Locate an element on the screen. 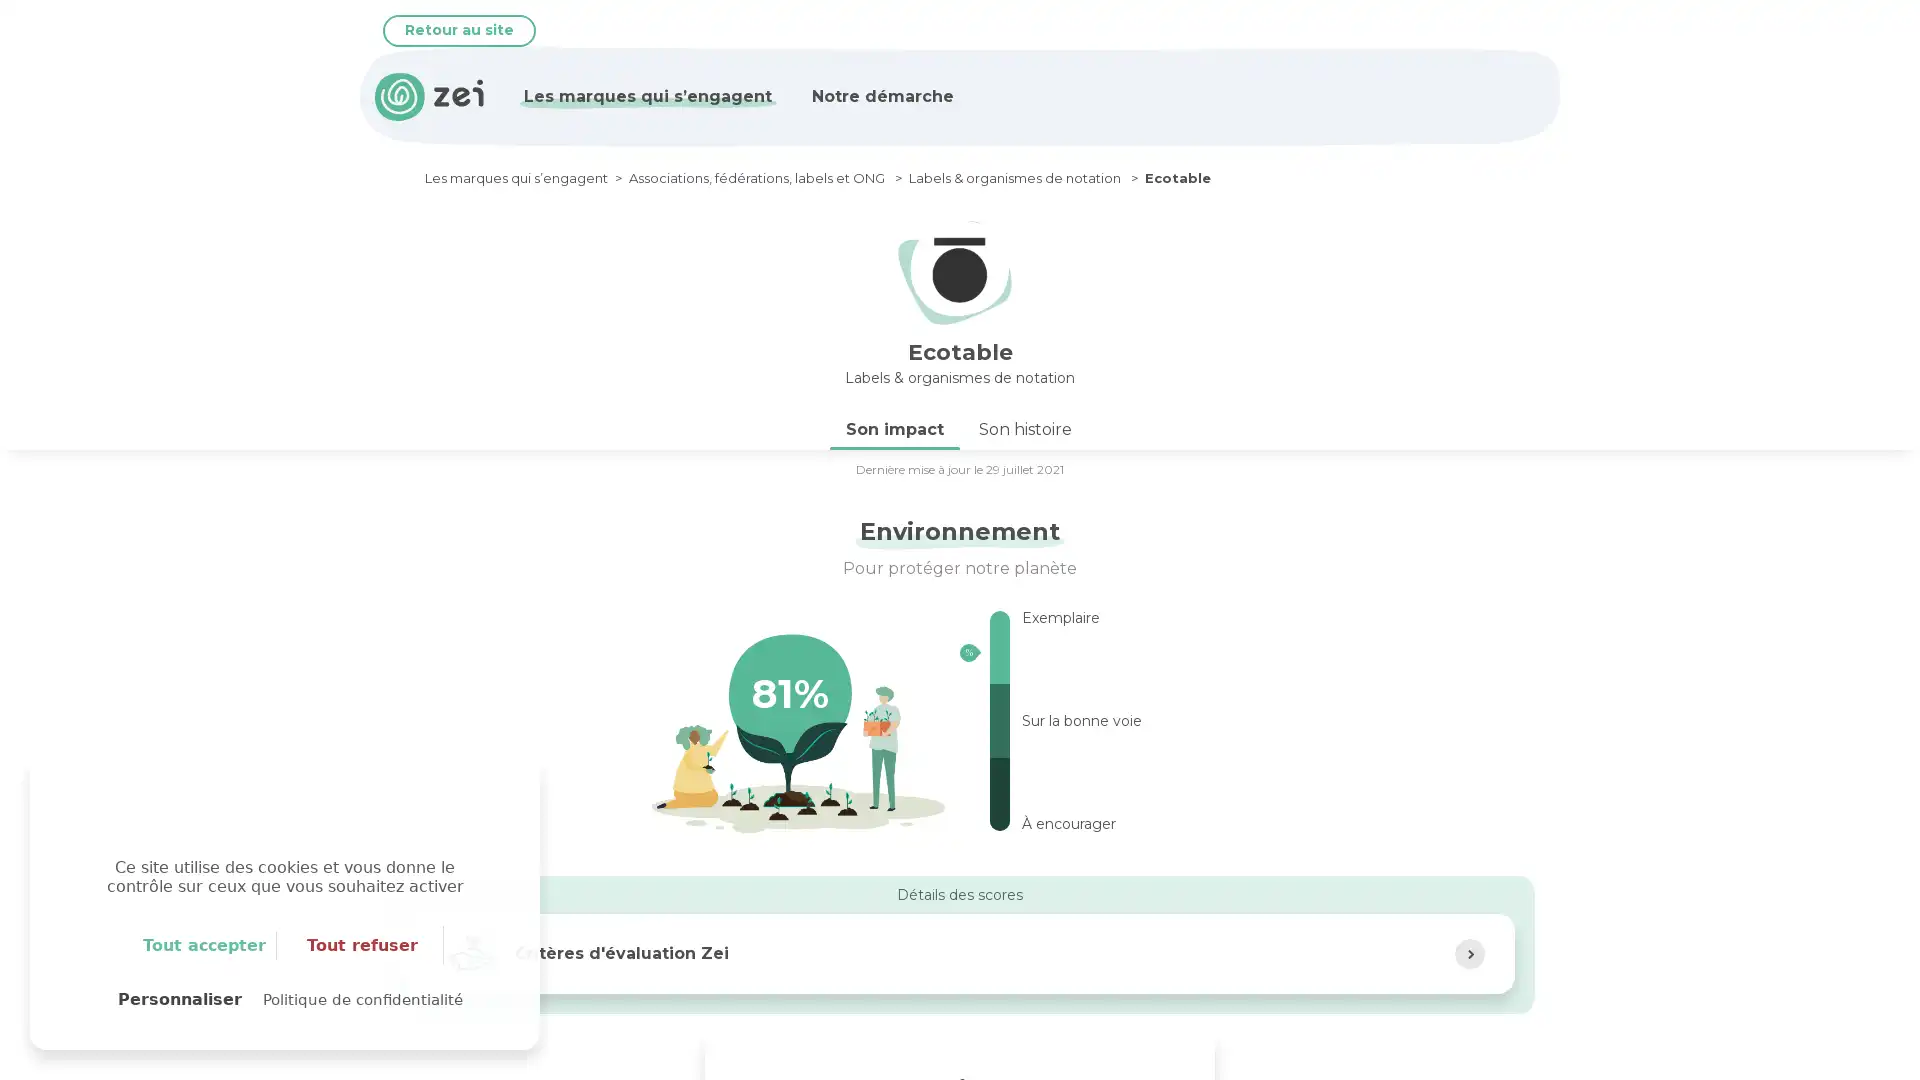 Image resolution: width=1920 pixels, height=1080 pixels. Son impact is located at coordinates (893, 427).